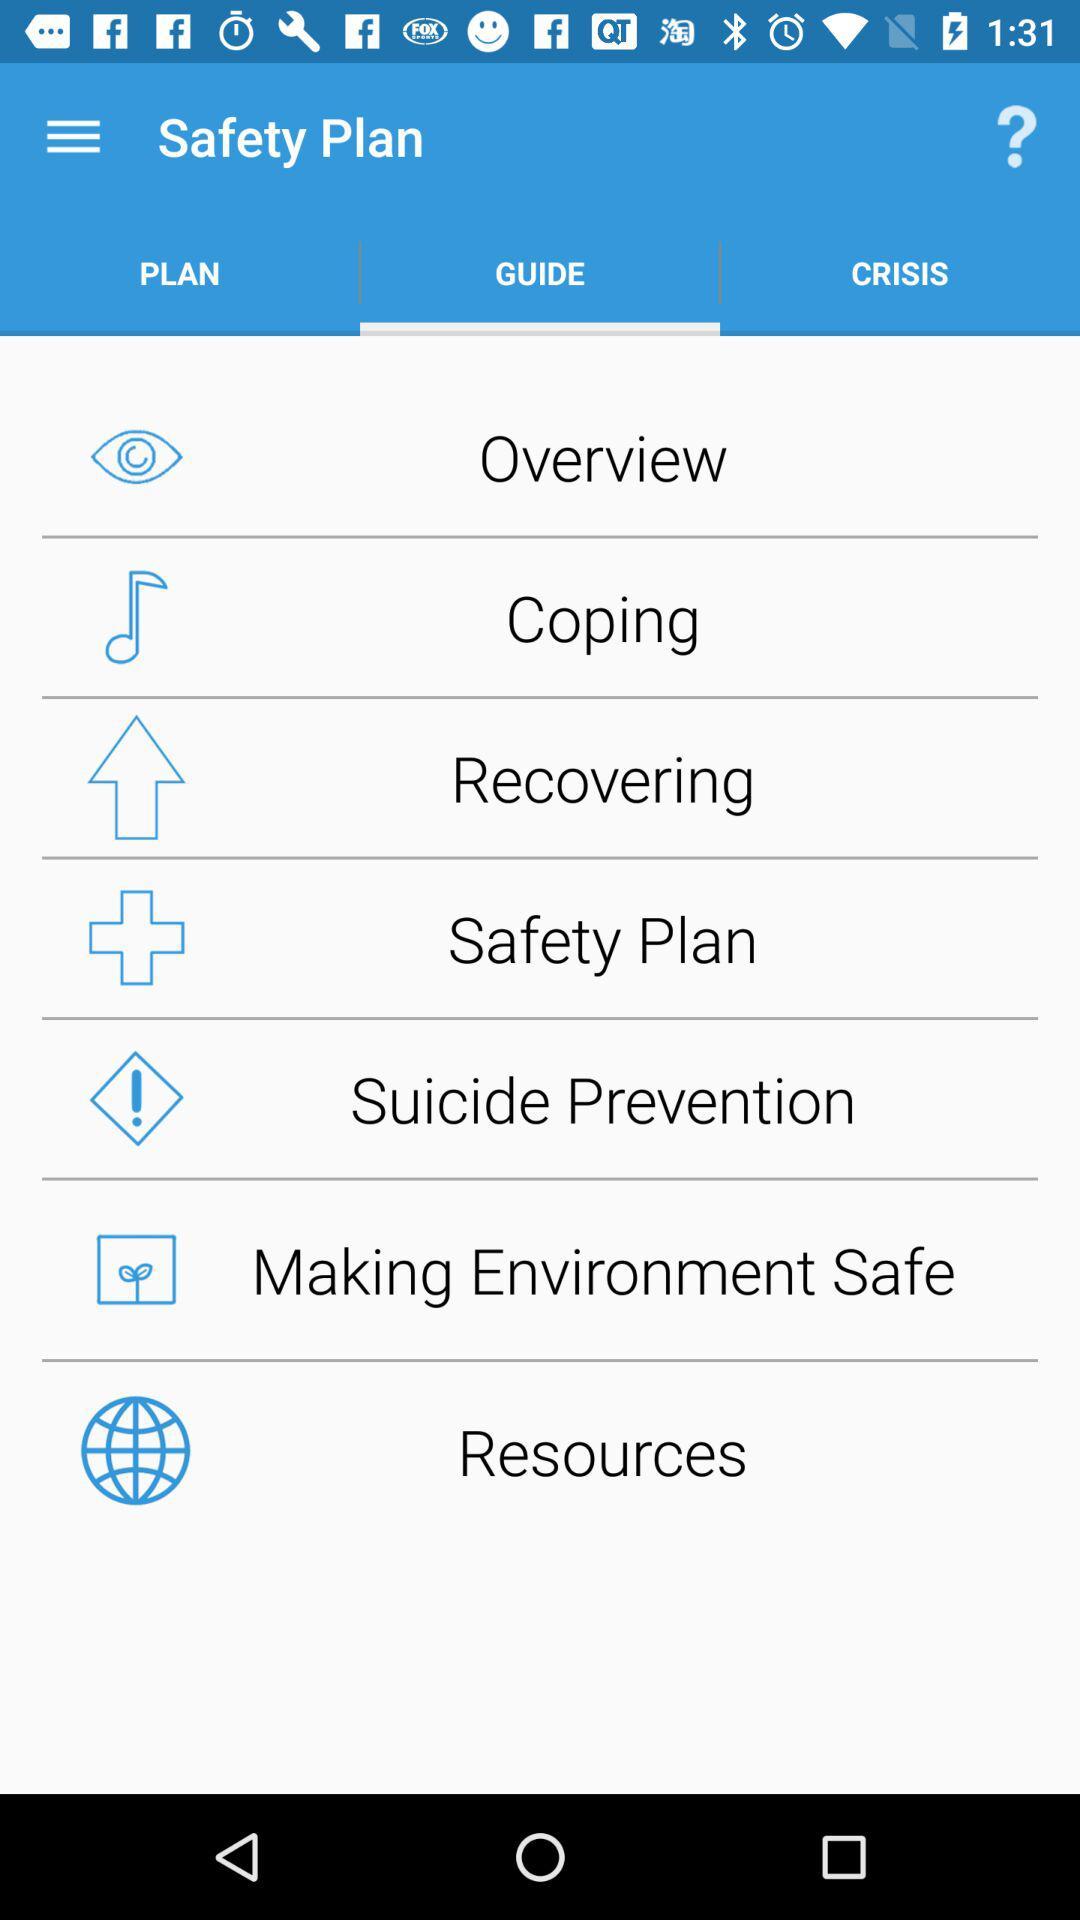 The height and width of the screenshot is (1920, 1080). What do you see at coordinates (540, 272) in the screenshot?
I see `guide icon` at bounding box center [540, 272].